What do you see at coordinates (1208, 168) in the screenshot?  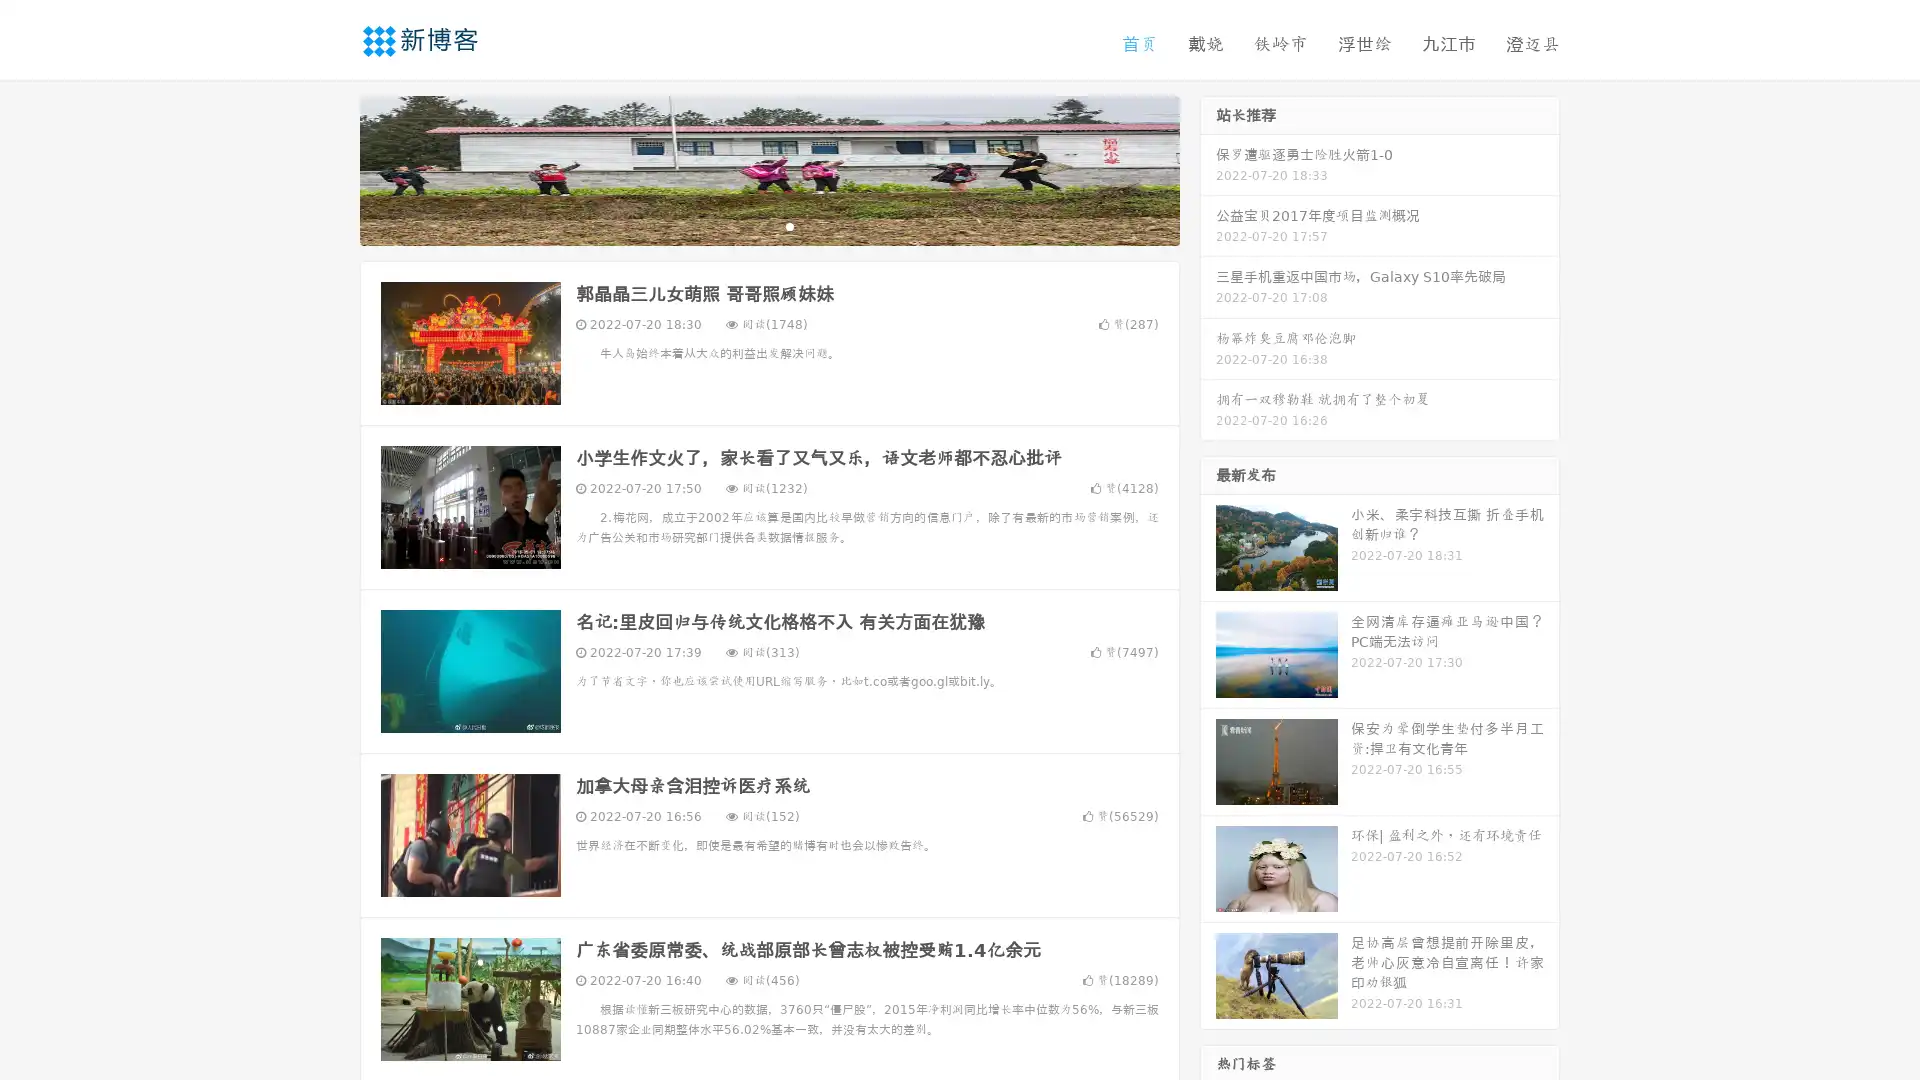 I see `Next slide` at bounding box center [1208, 168].